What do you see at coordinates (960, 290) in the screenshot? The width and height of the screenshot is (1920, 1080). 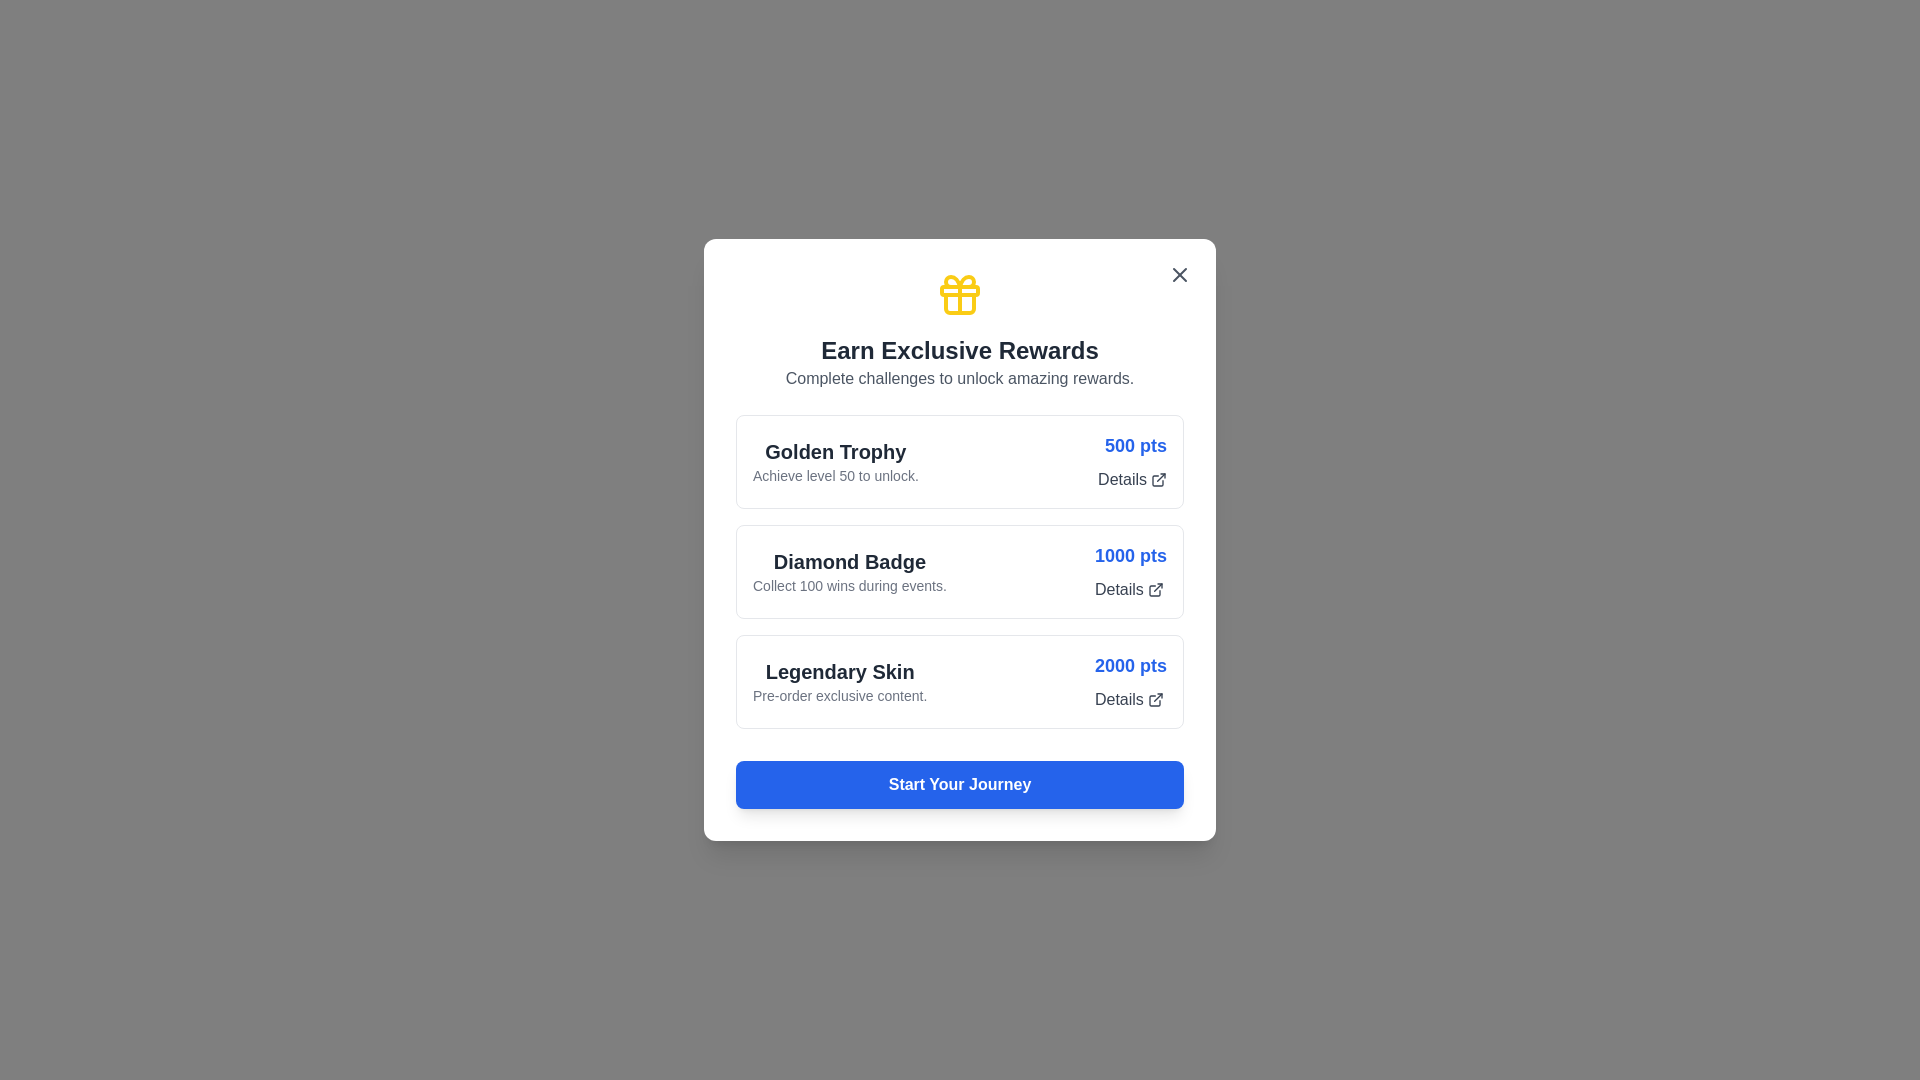 I see `the central horizontal decorative bar of the yellow gift box icon located at the top center of the content card` at bounding box center [960, 290].